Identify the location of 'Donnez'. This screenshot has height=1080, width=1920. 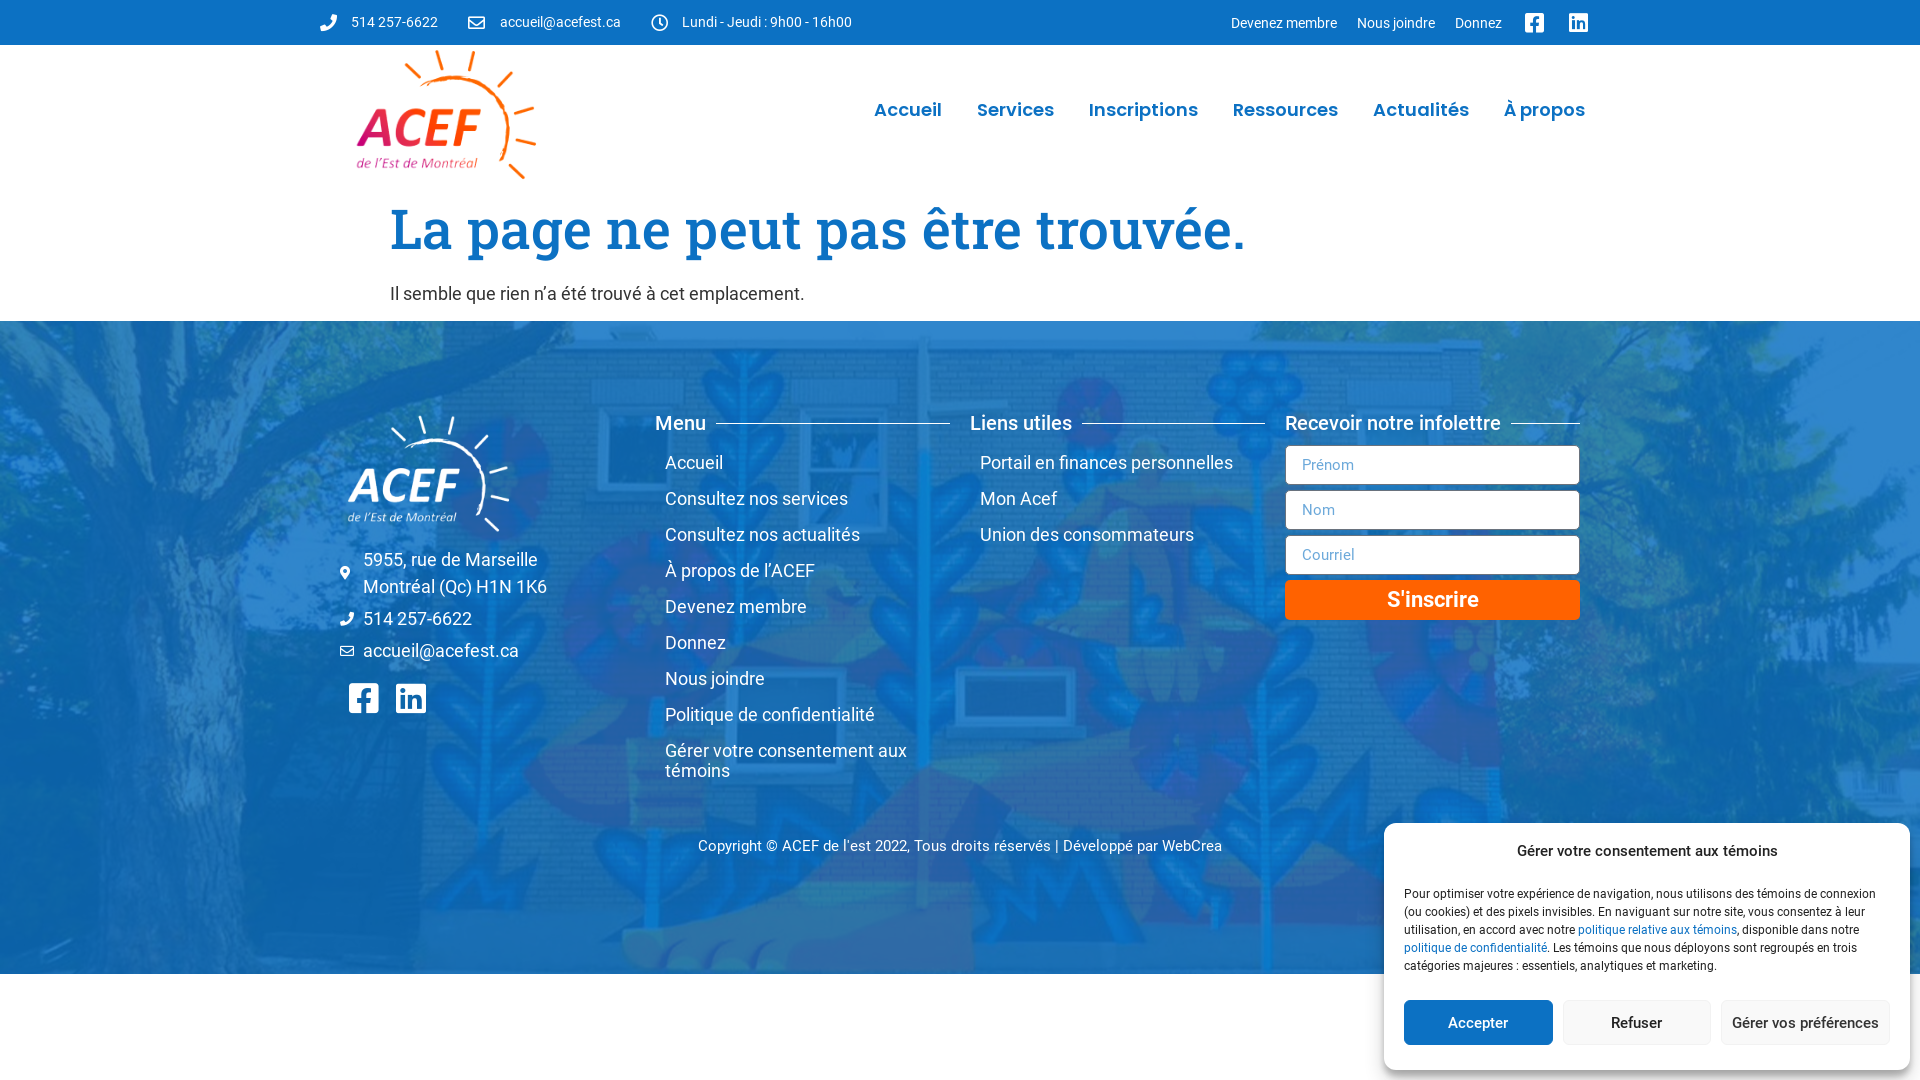
(1478, 22).